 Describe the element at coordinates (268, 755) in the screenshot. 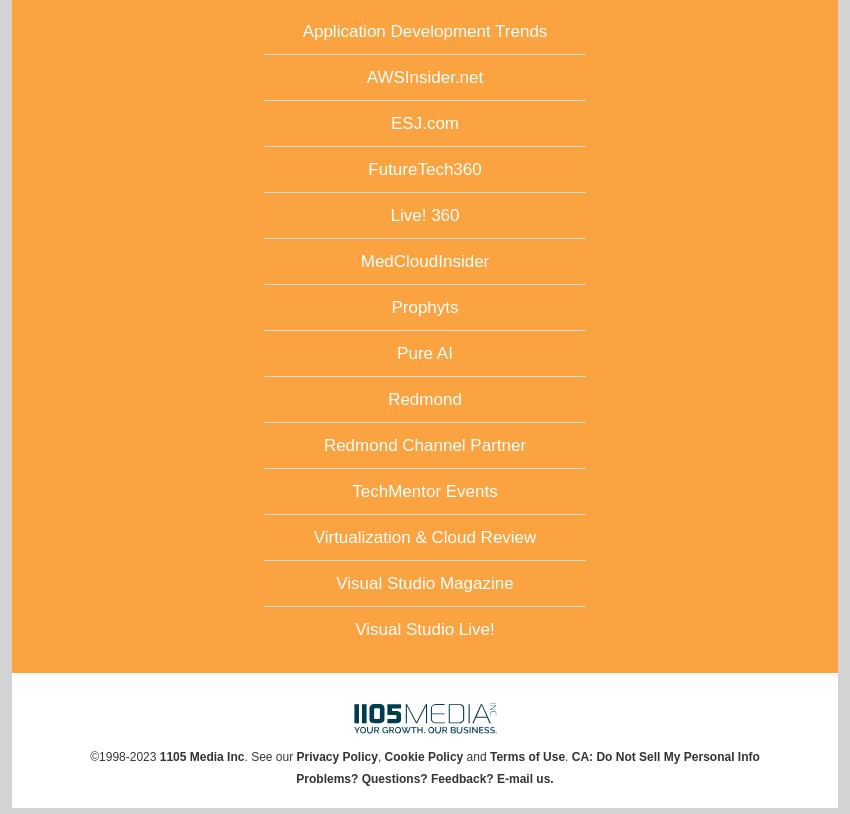

I see `'. See our'` at that location.